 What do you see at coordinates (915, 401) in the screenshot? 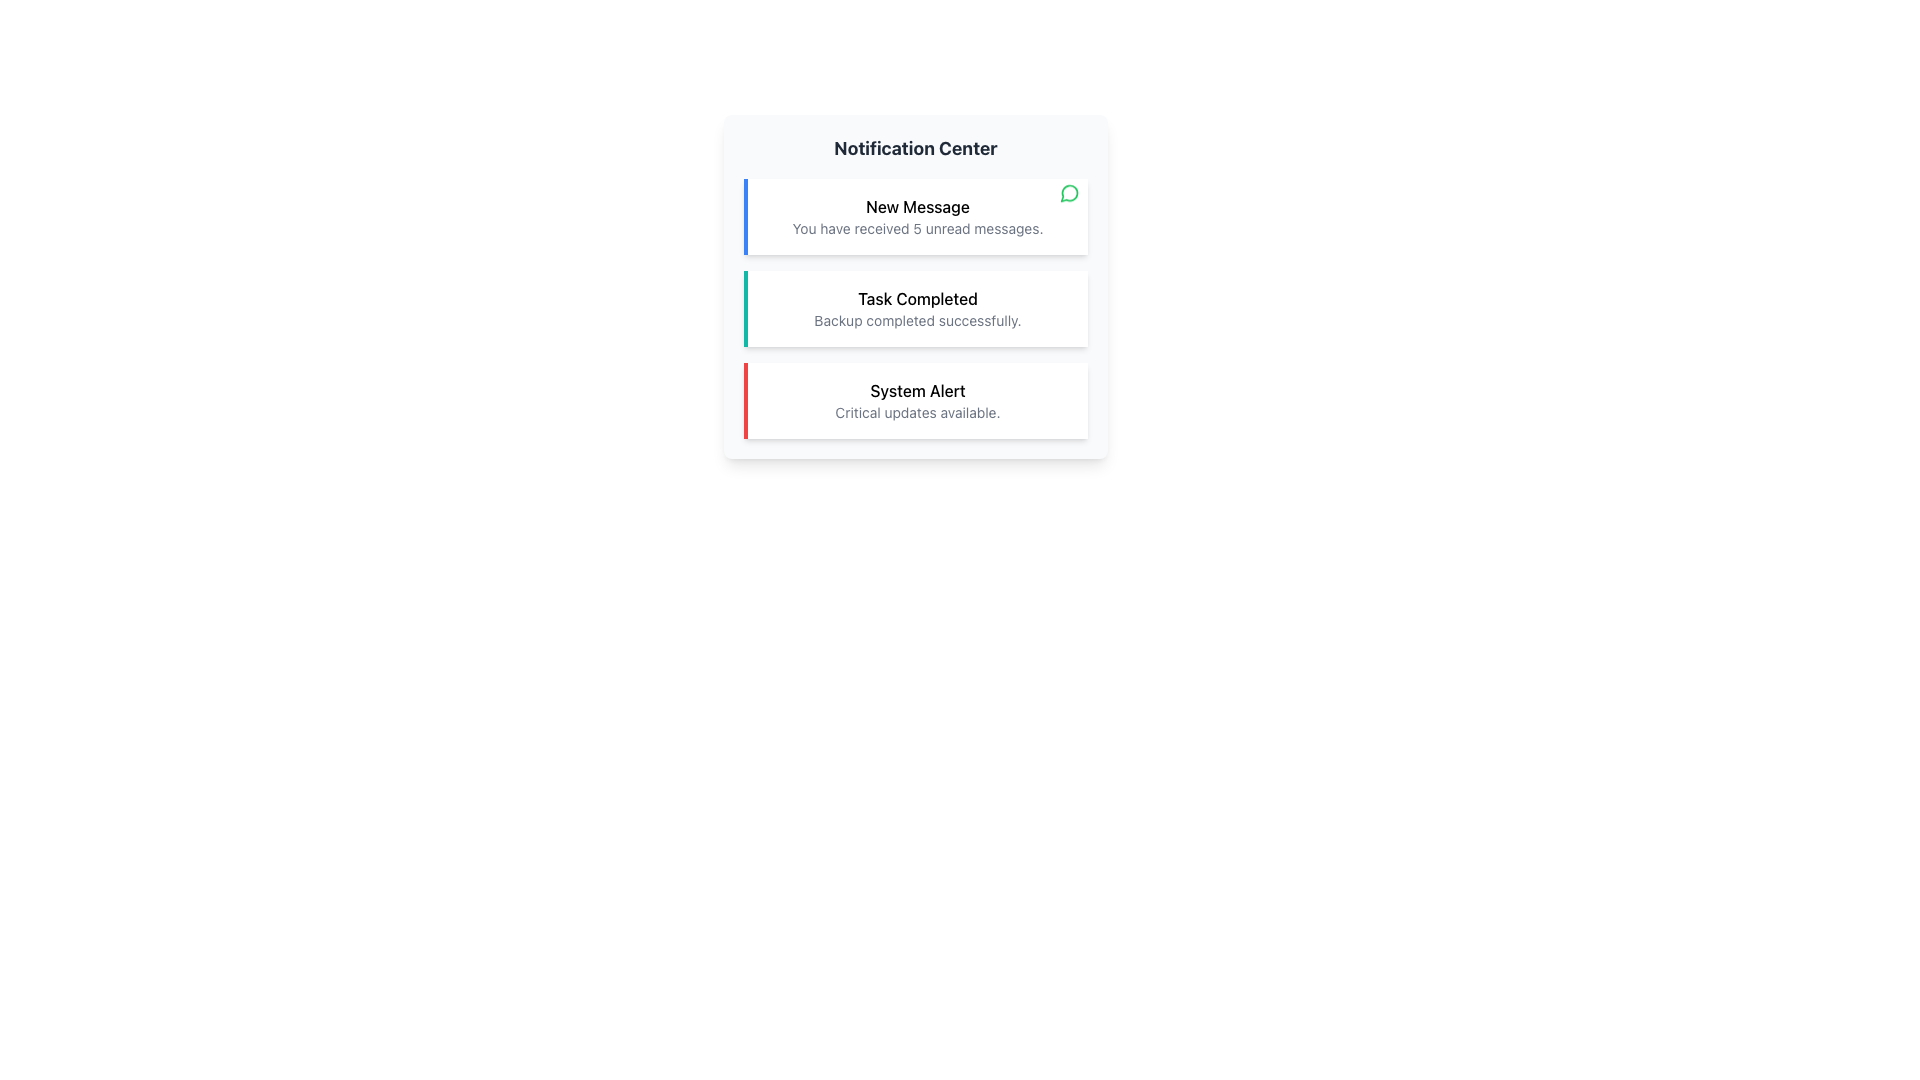
I see `the rectangular notification box with a left red border and white background that contains the text 'System Alert' and 'Critical updates available.'` at bounding box center [915, 401].